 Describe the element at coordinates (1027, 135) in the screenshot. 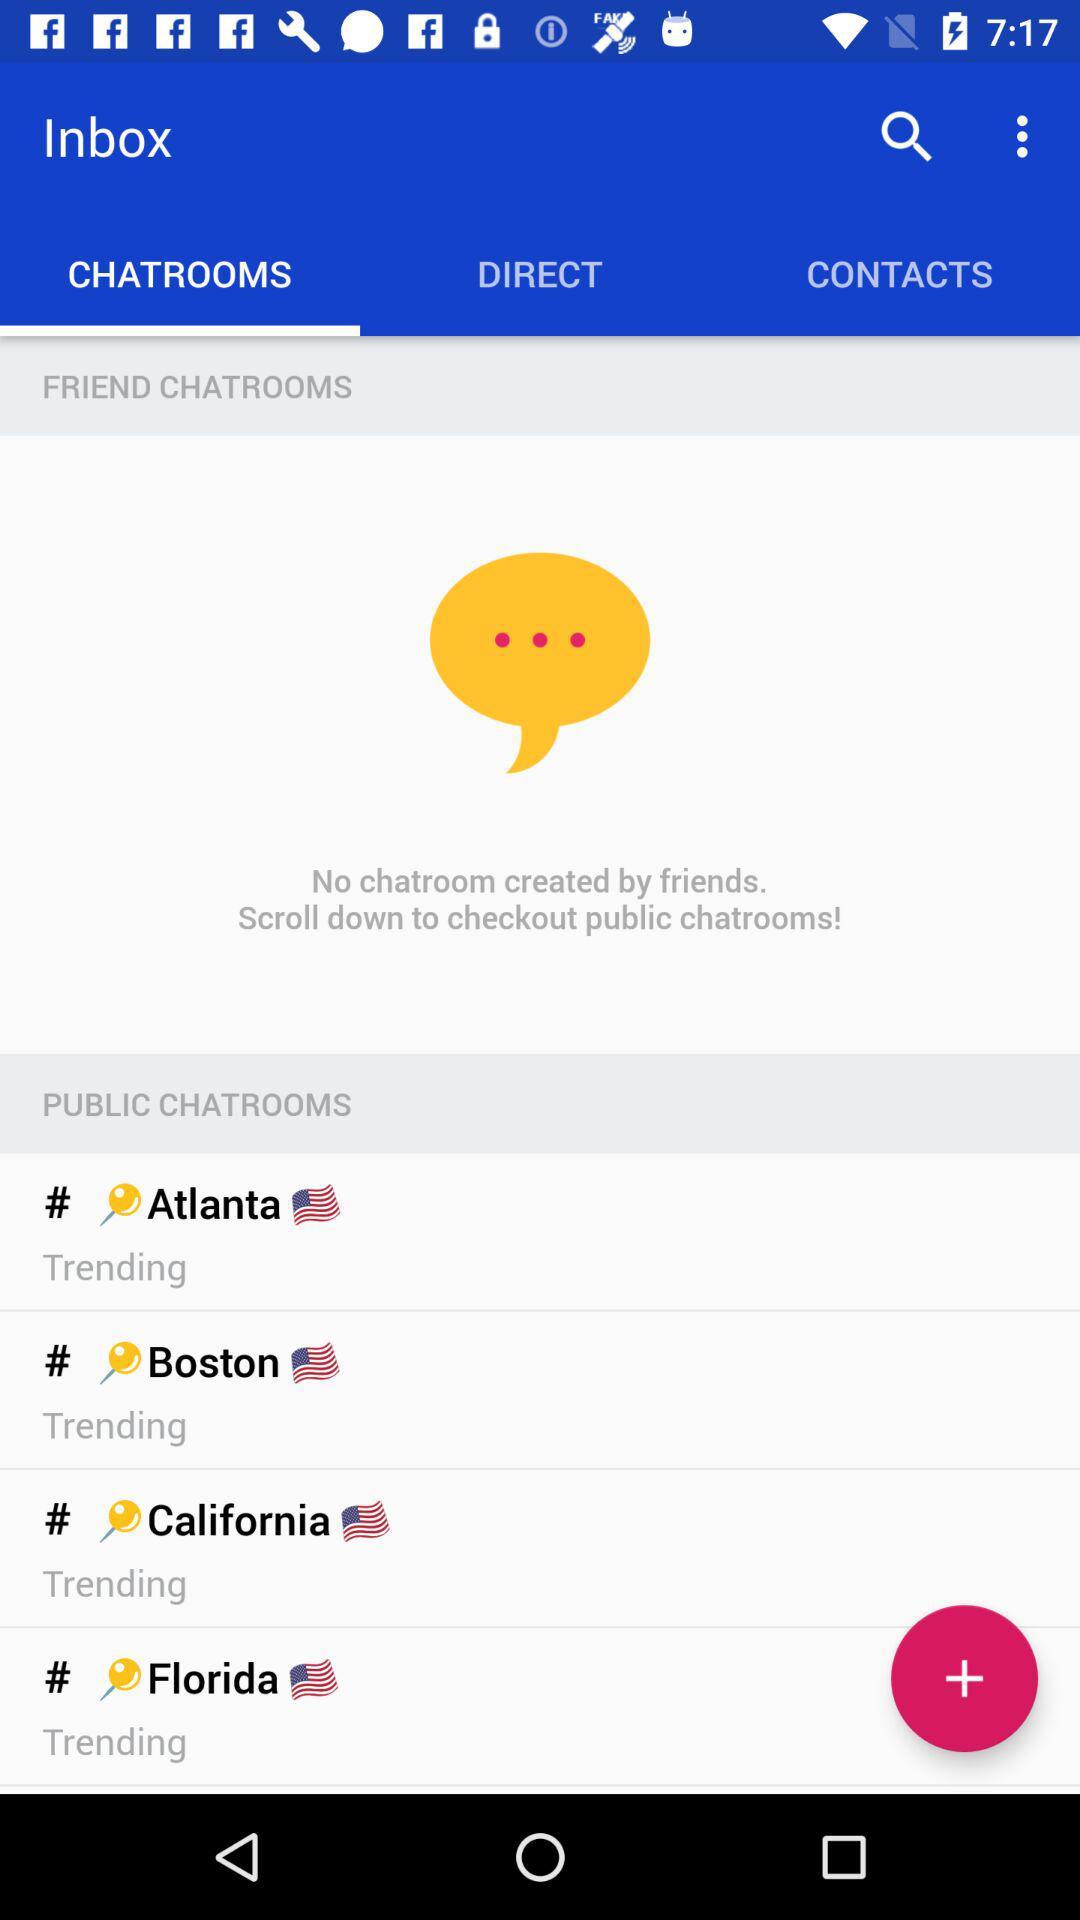

I see `the item above contacts icon` at that location.